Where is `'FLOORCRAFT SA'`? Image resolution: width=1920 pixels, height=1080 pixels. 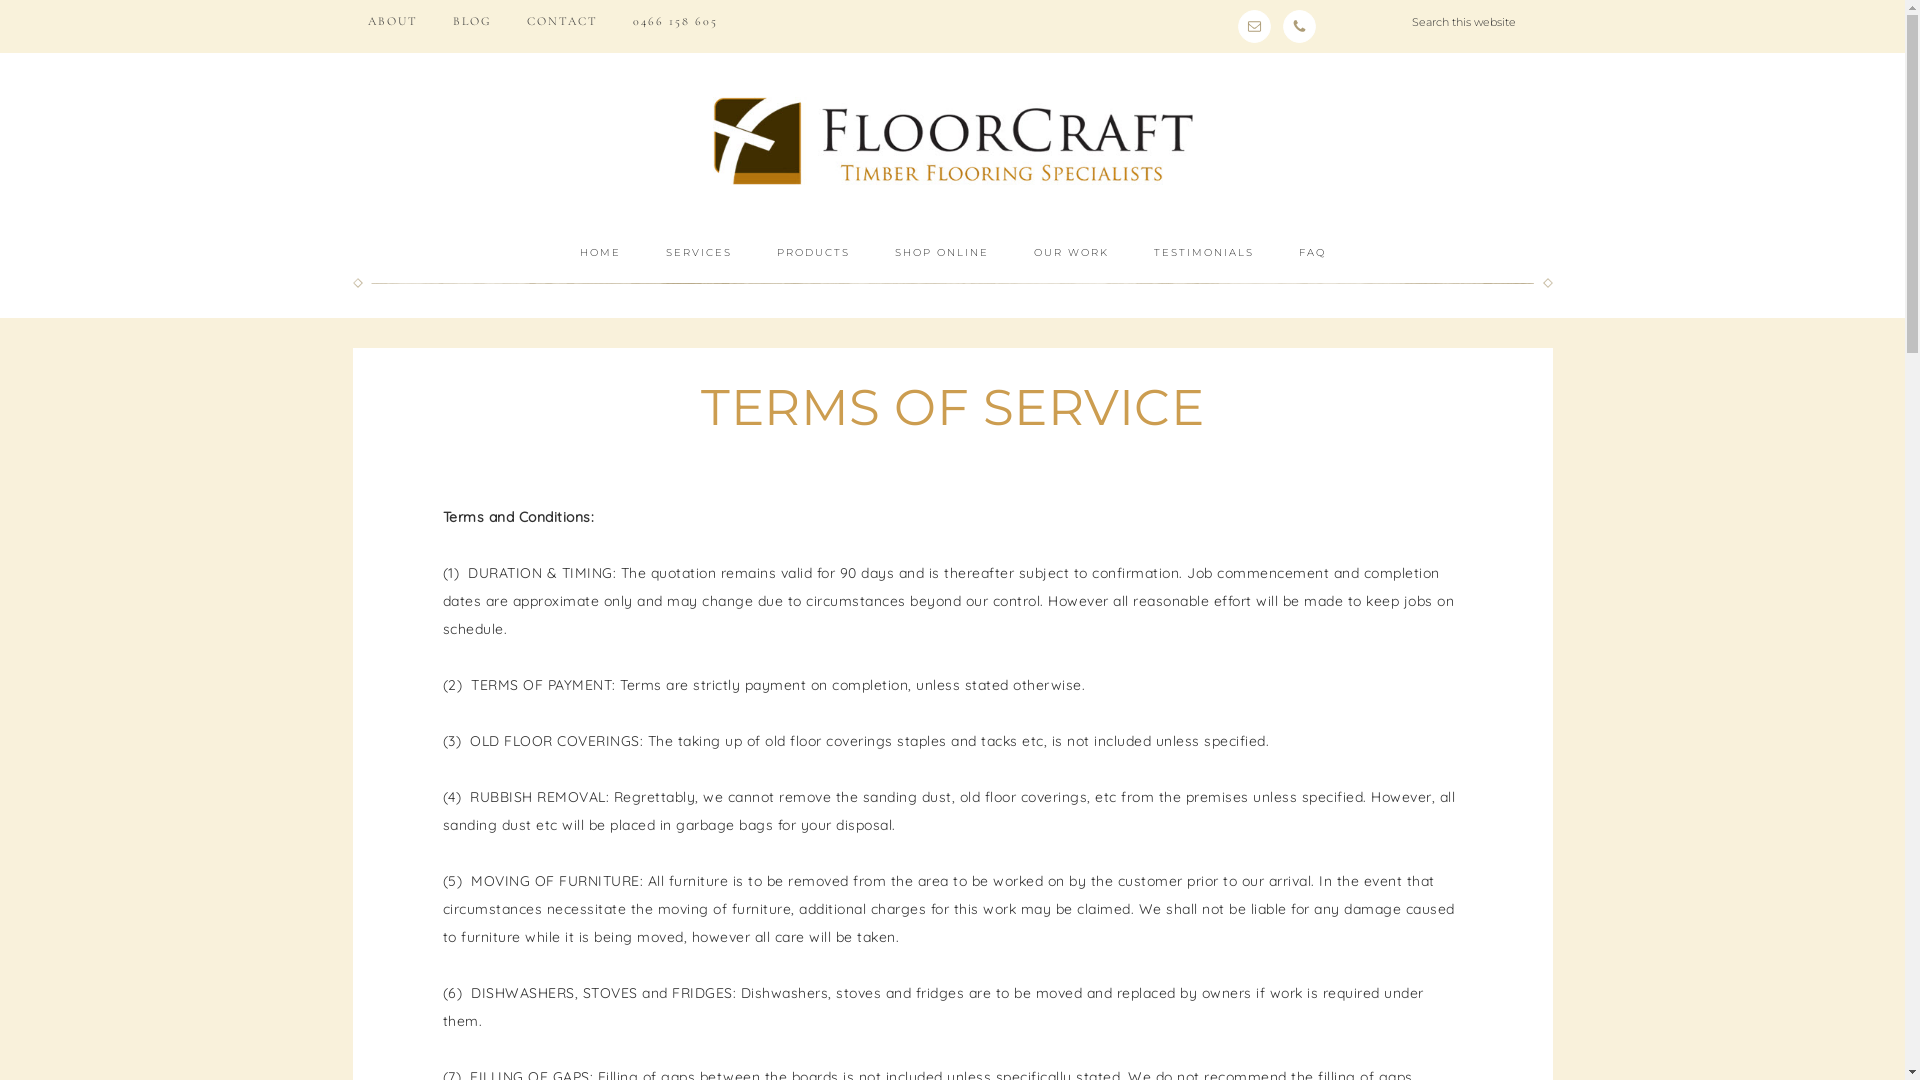 'FLOORCRAFT SA' is located at coordinates (950, 139).